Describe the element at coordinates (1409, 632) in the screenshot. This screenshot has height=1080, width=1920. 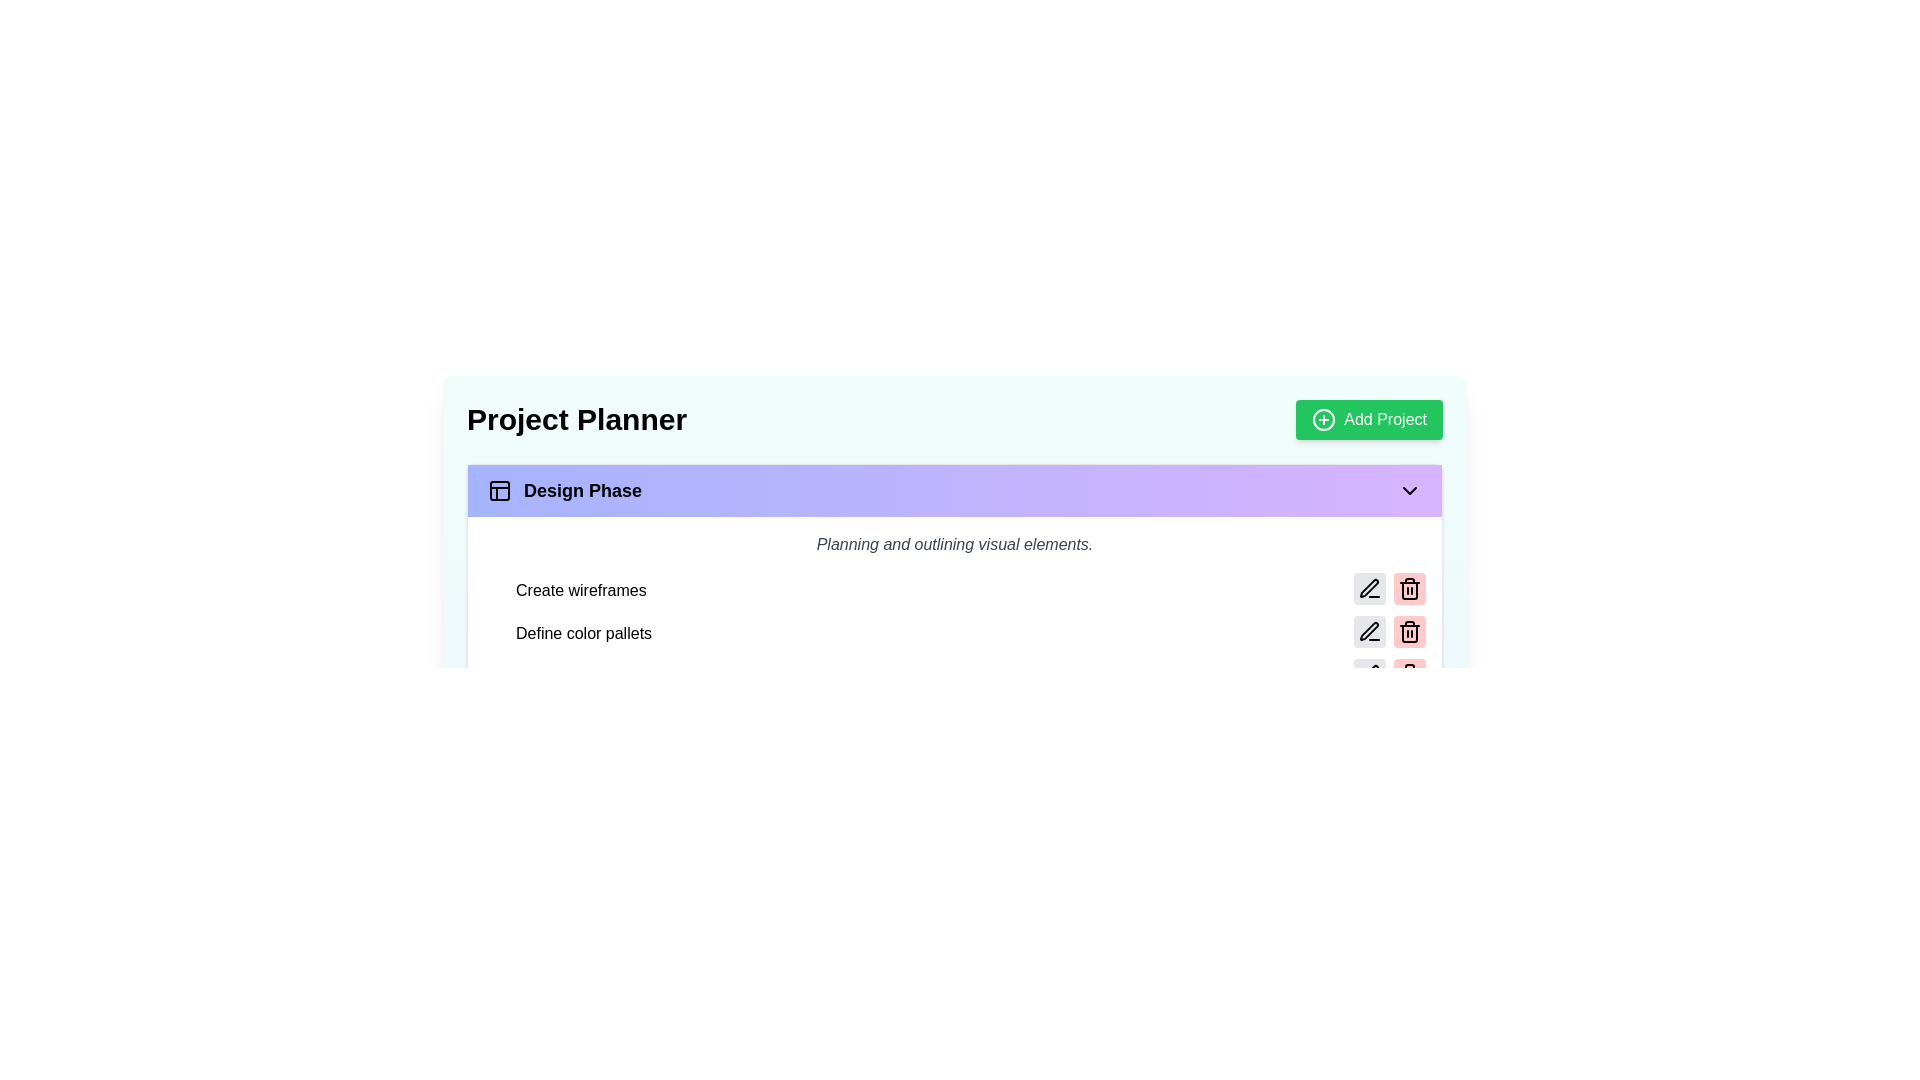
I see `the second visible trash can icon button located to the far right of a task row in the 'Project Planner' interface` at that location.